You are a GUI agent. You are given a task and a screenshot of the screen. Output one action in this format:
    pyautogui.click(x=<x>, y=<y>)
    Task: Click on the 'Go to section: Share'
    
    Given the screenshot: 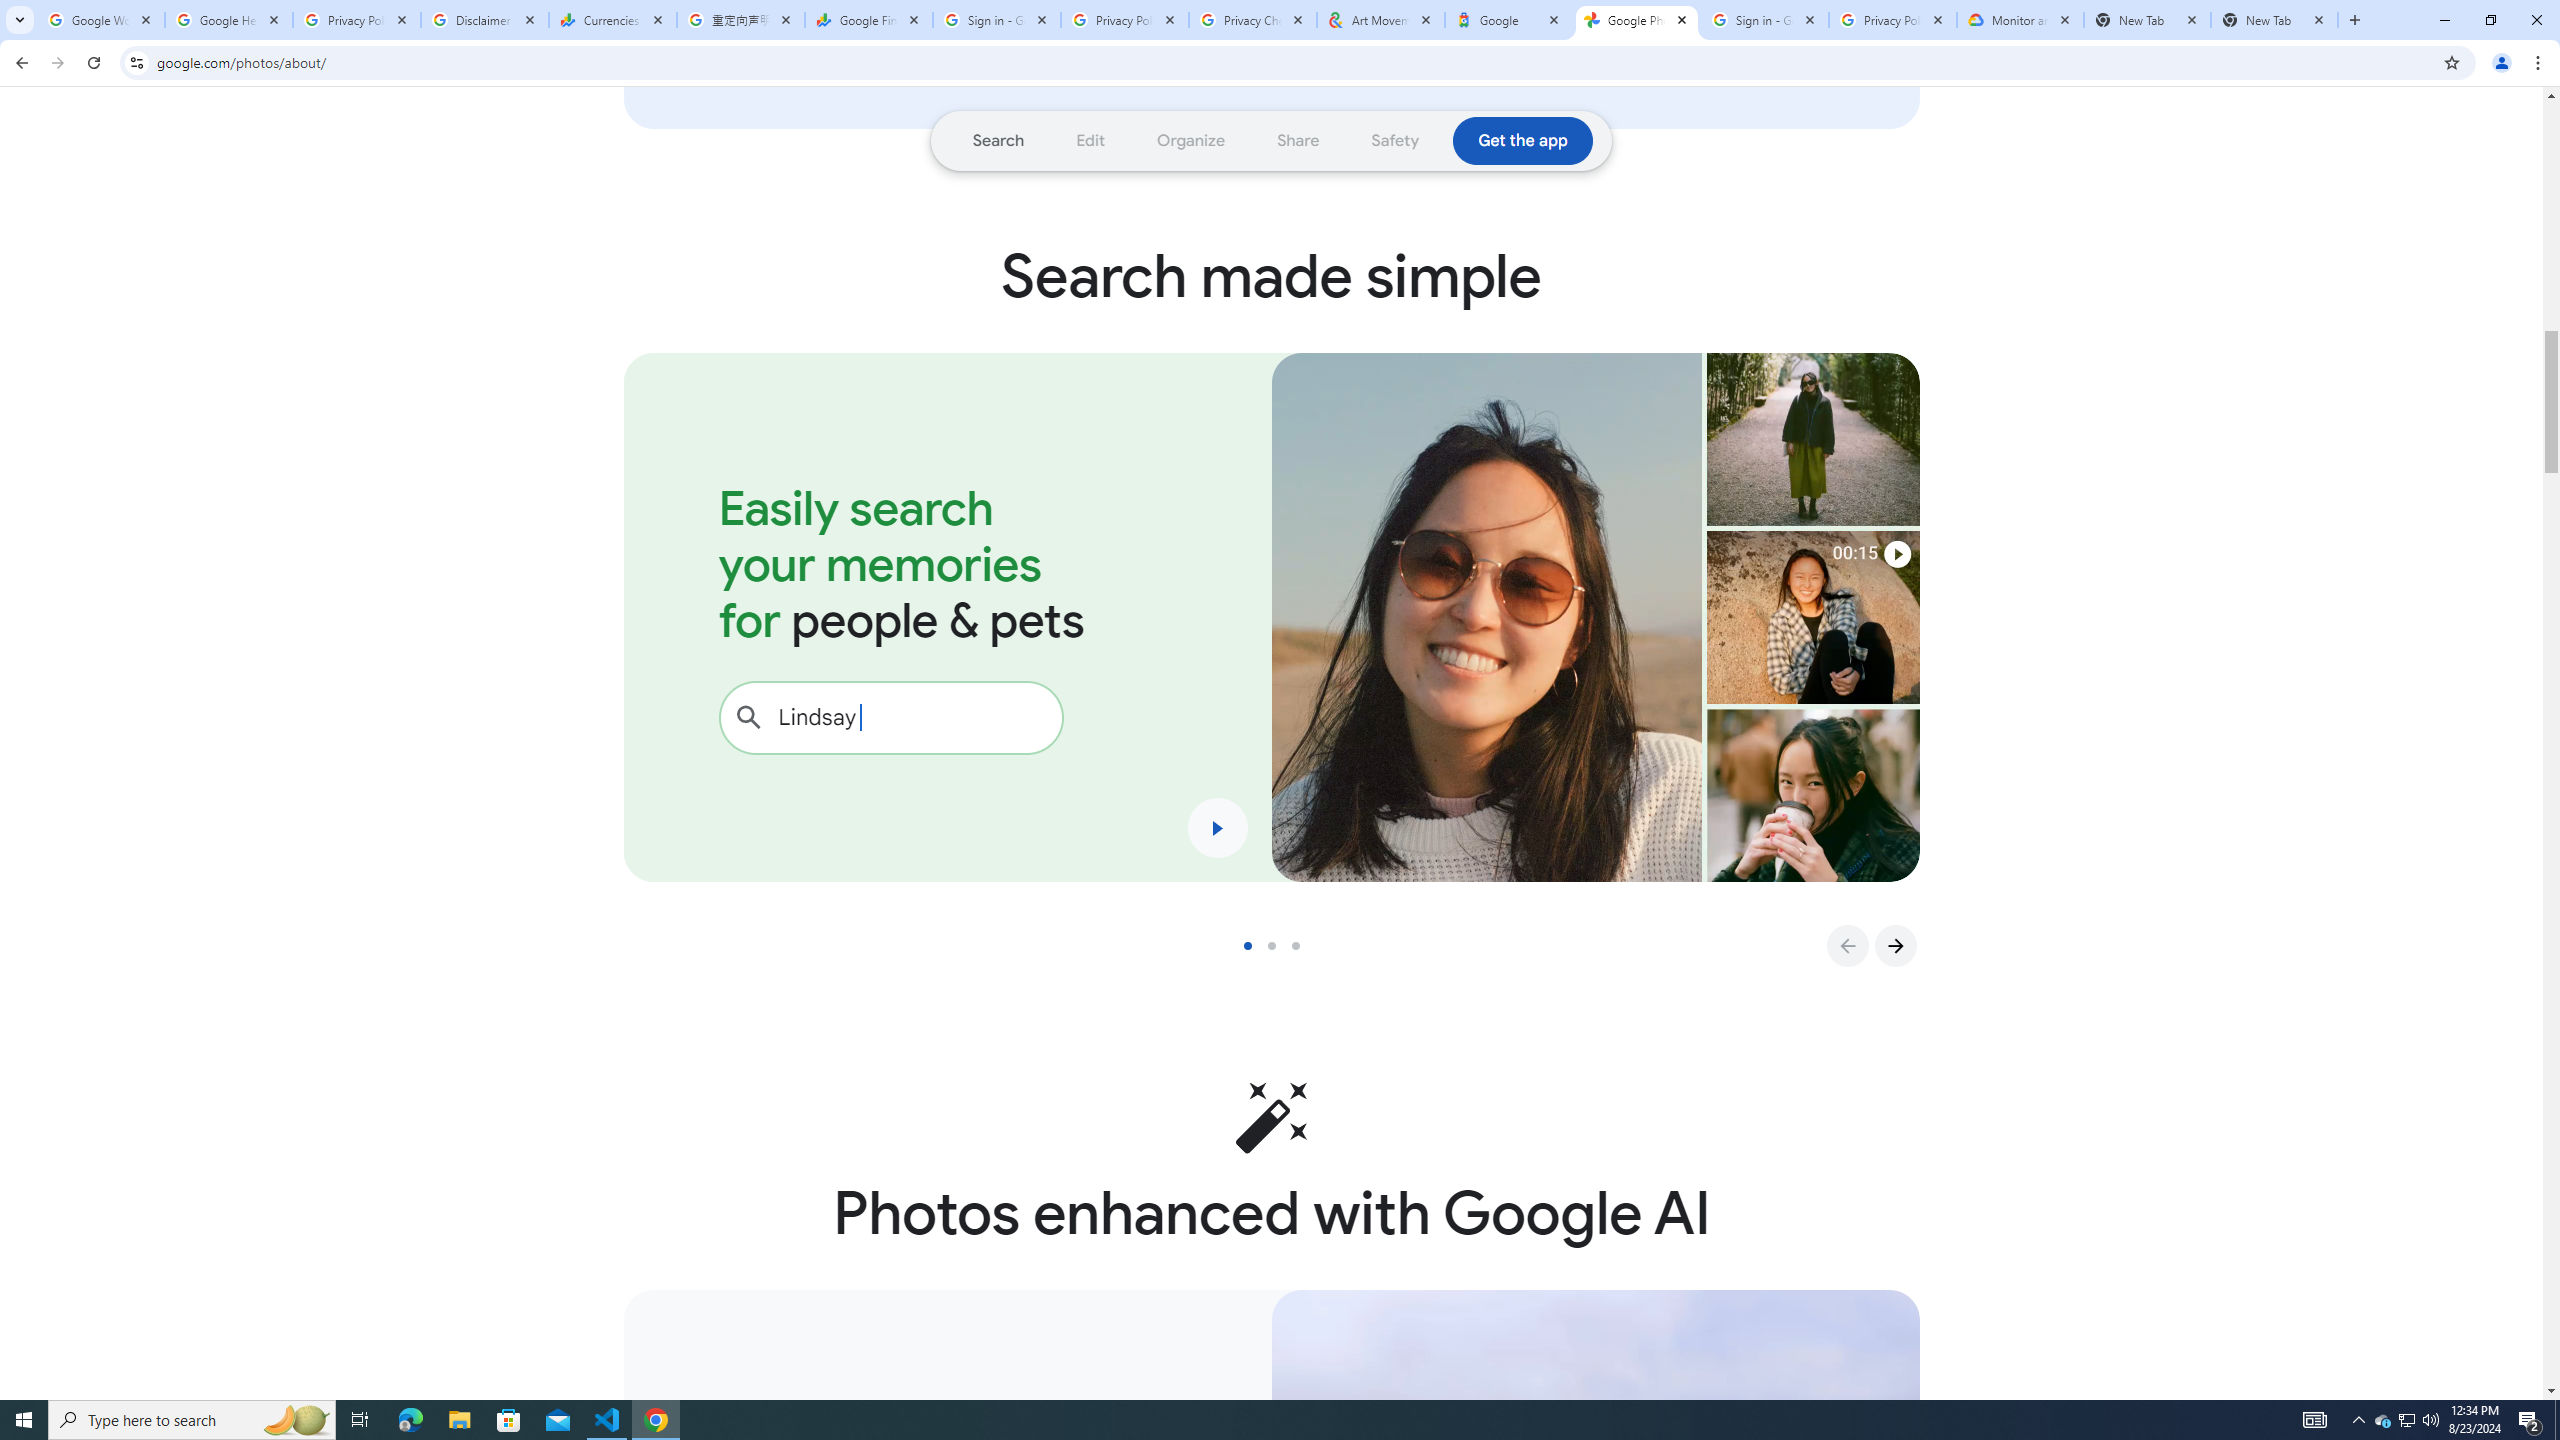 What is the action you would take?
    pyautogui.click(x=1296, y=141)
    